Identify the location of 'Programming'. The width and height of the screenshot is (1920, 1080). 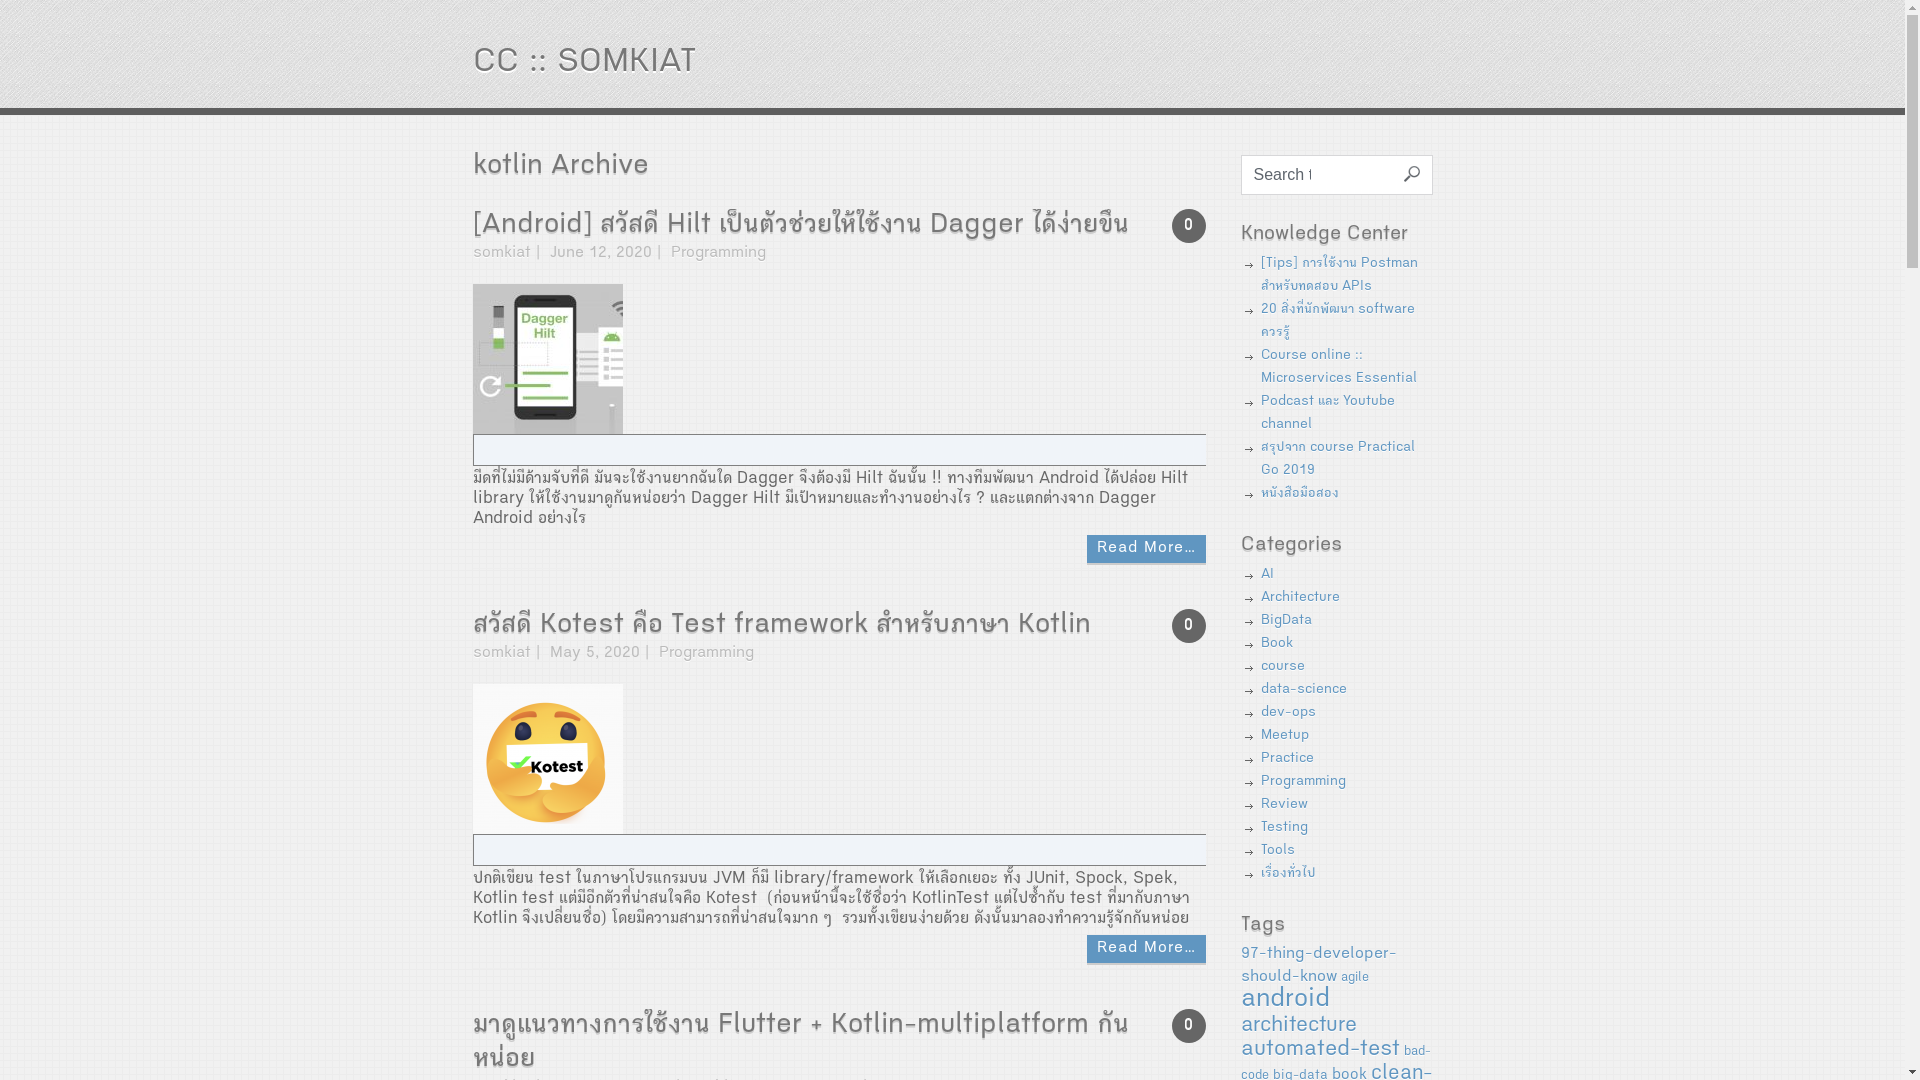
(1302, 781).